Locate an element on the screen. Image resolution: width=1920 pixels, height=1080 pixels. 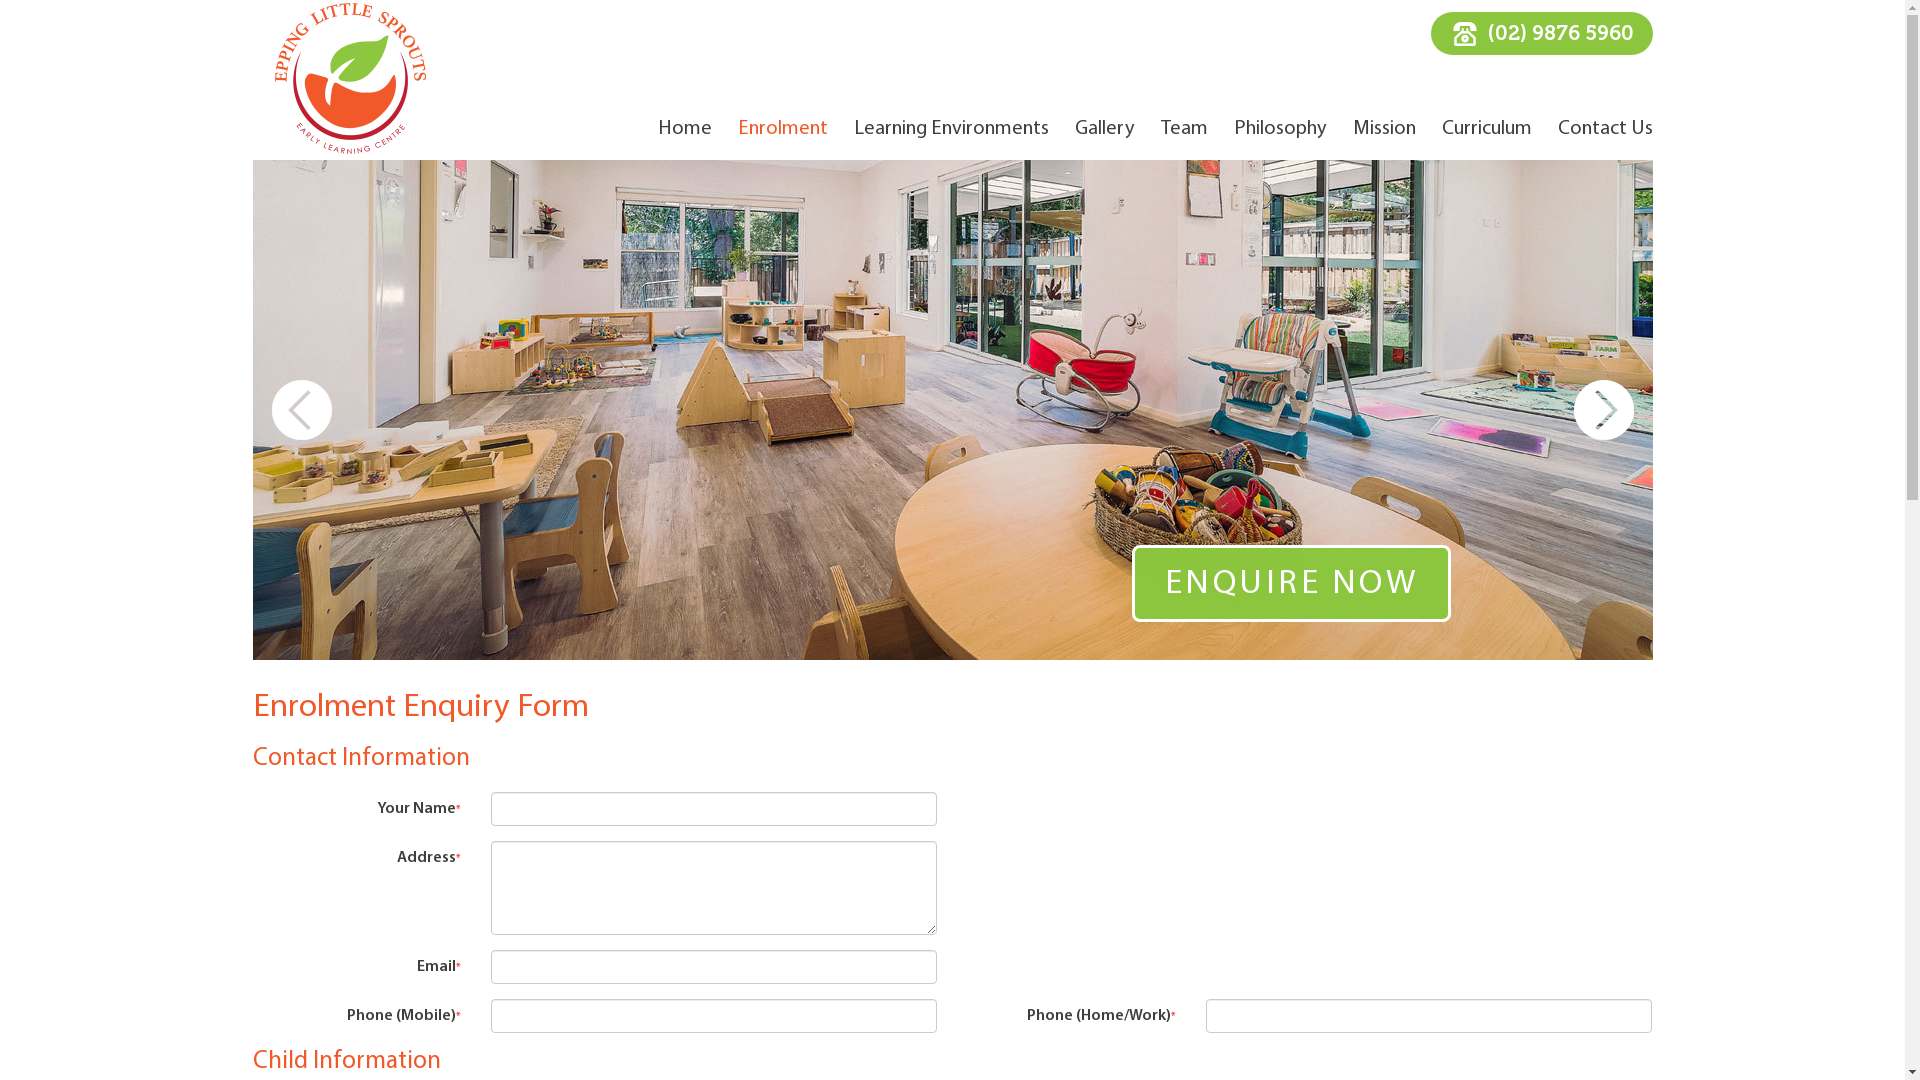
'Home' is located at coordinates (685, 129).